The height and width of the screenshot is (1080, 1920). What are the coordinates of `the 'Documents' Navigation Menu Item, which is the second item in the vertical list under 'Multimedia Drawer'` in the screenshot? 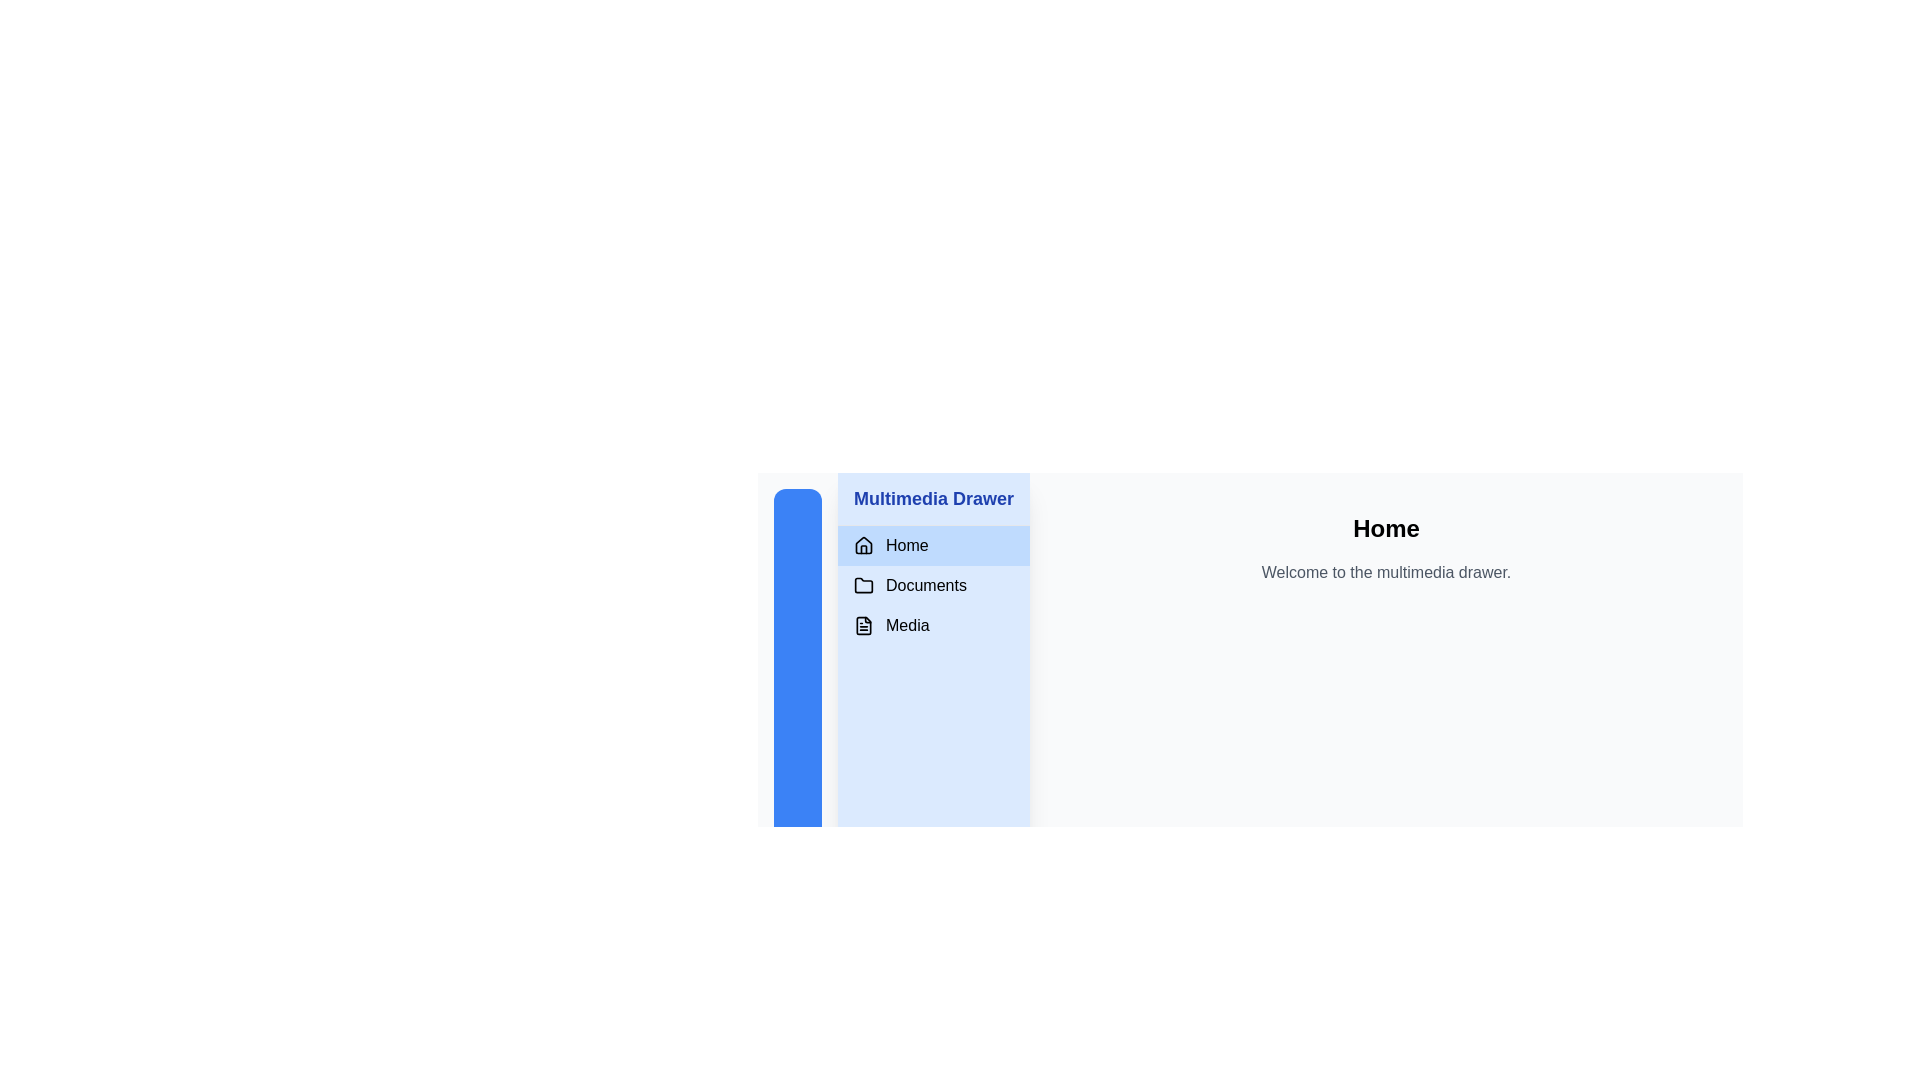 It's located at (933, 585).